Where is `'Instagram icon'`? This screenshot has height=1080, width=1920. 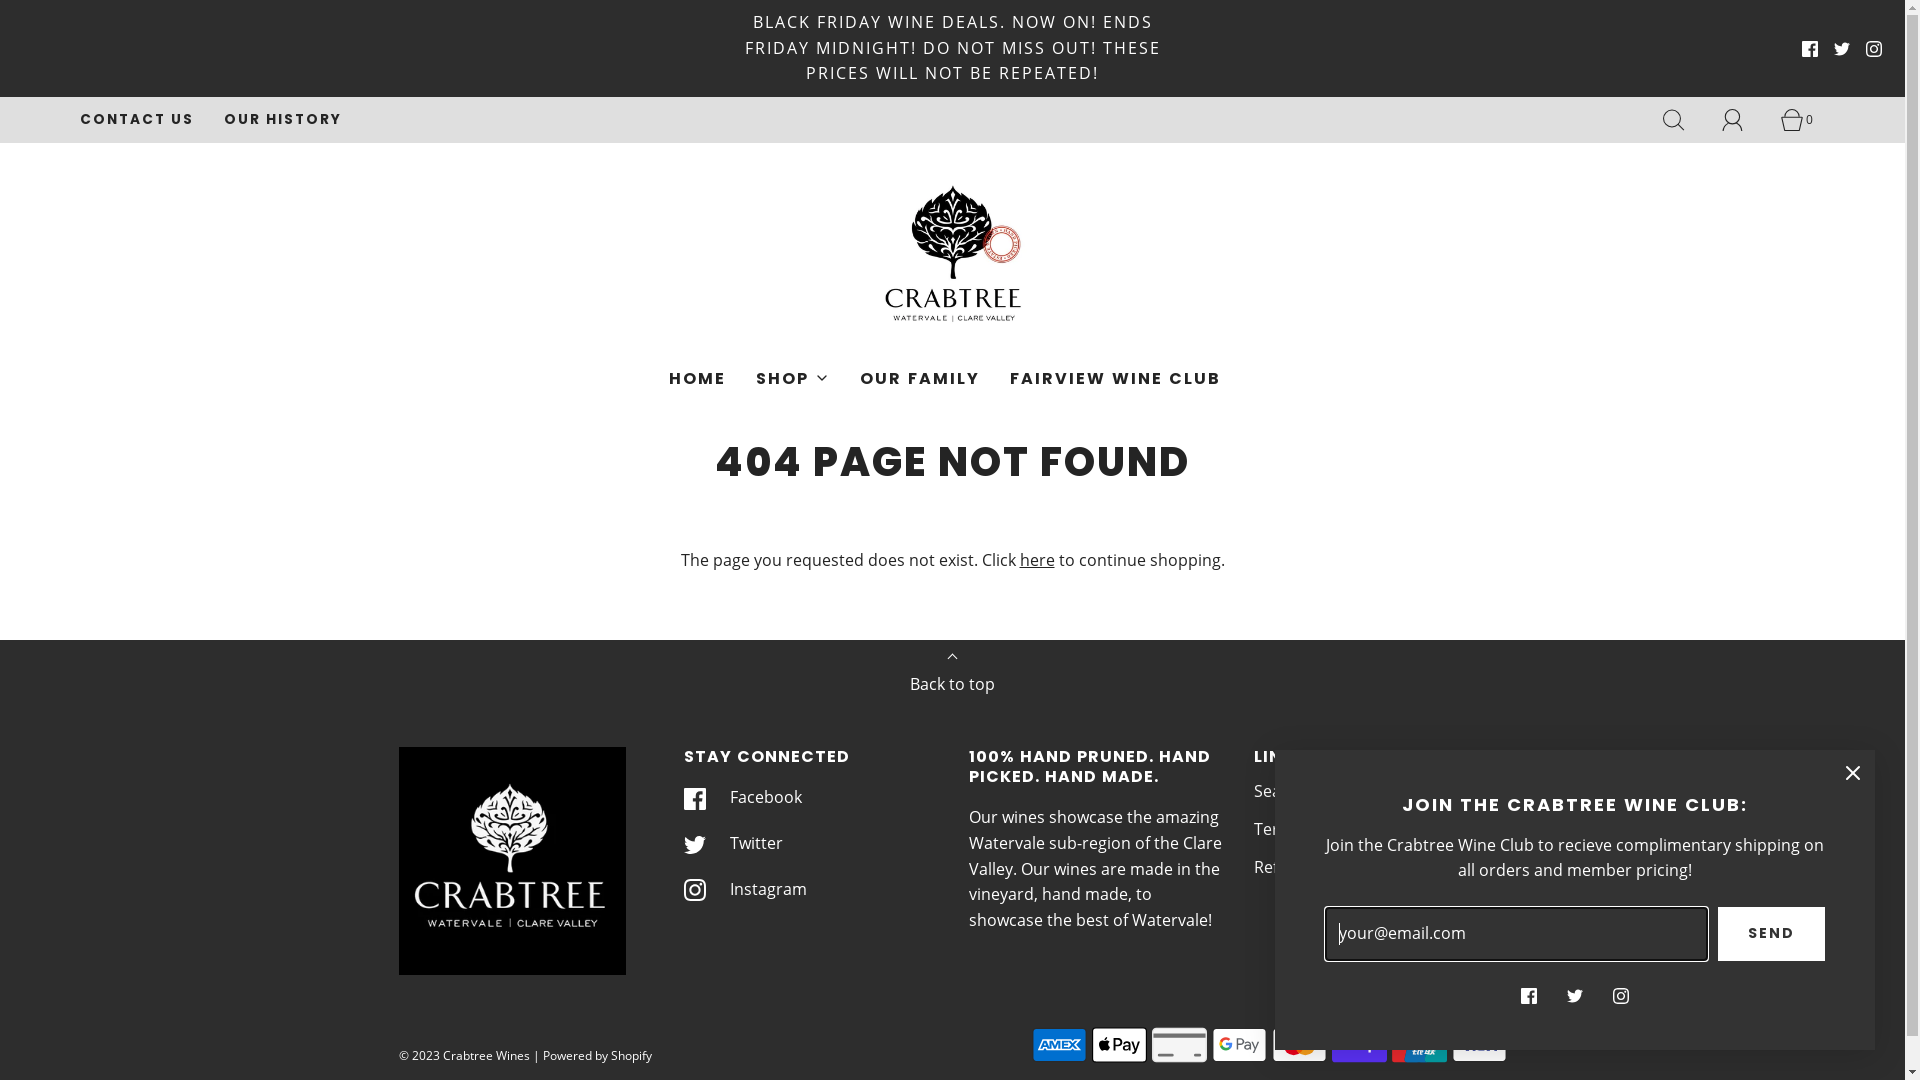
'Instagram icon' is located at coordinates (1612, 995).